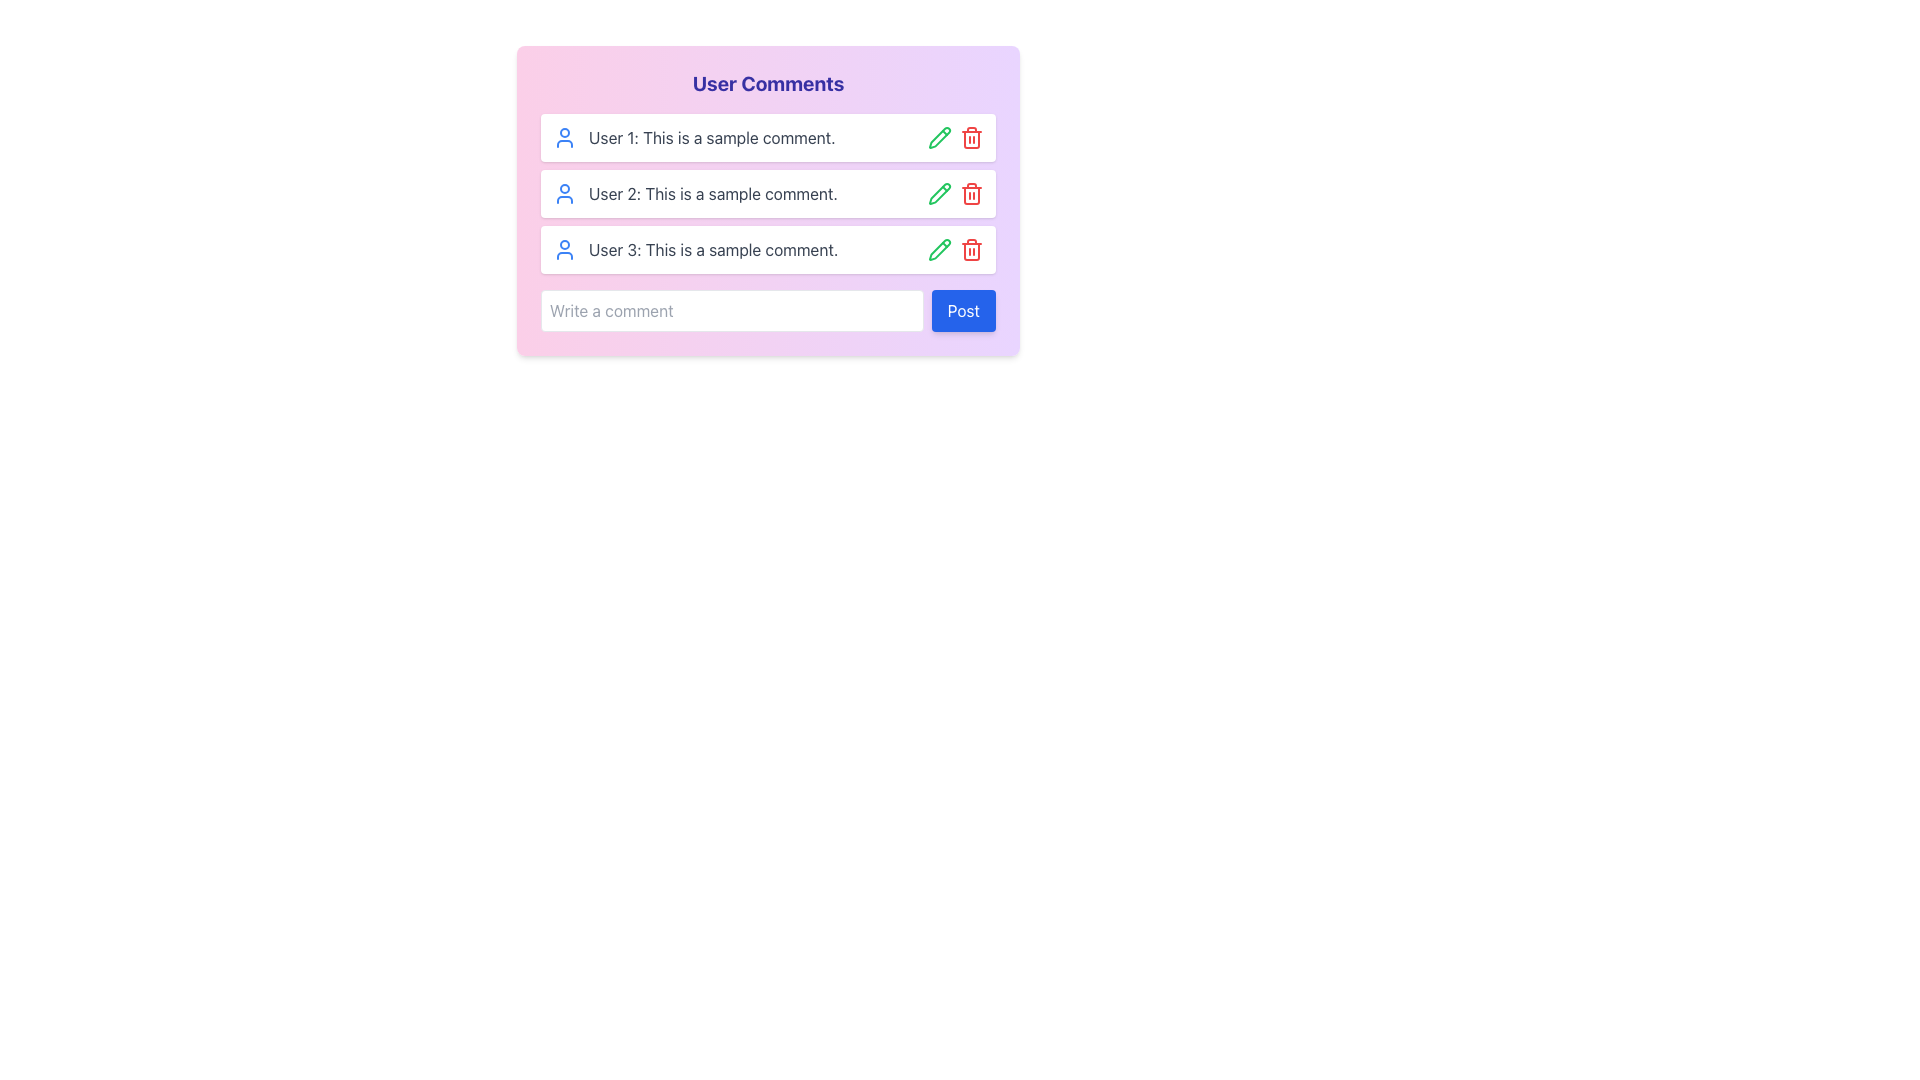  Describe the element at coordinates (939, 249) in the screenshot. I see `the green pencil-shaped icon in the user comments section` at that location.